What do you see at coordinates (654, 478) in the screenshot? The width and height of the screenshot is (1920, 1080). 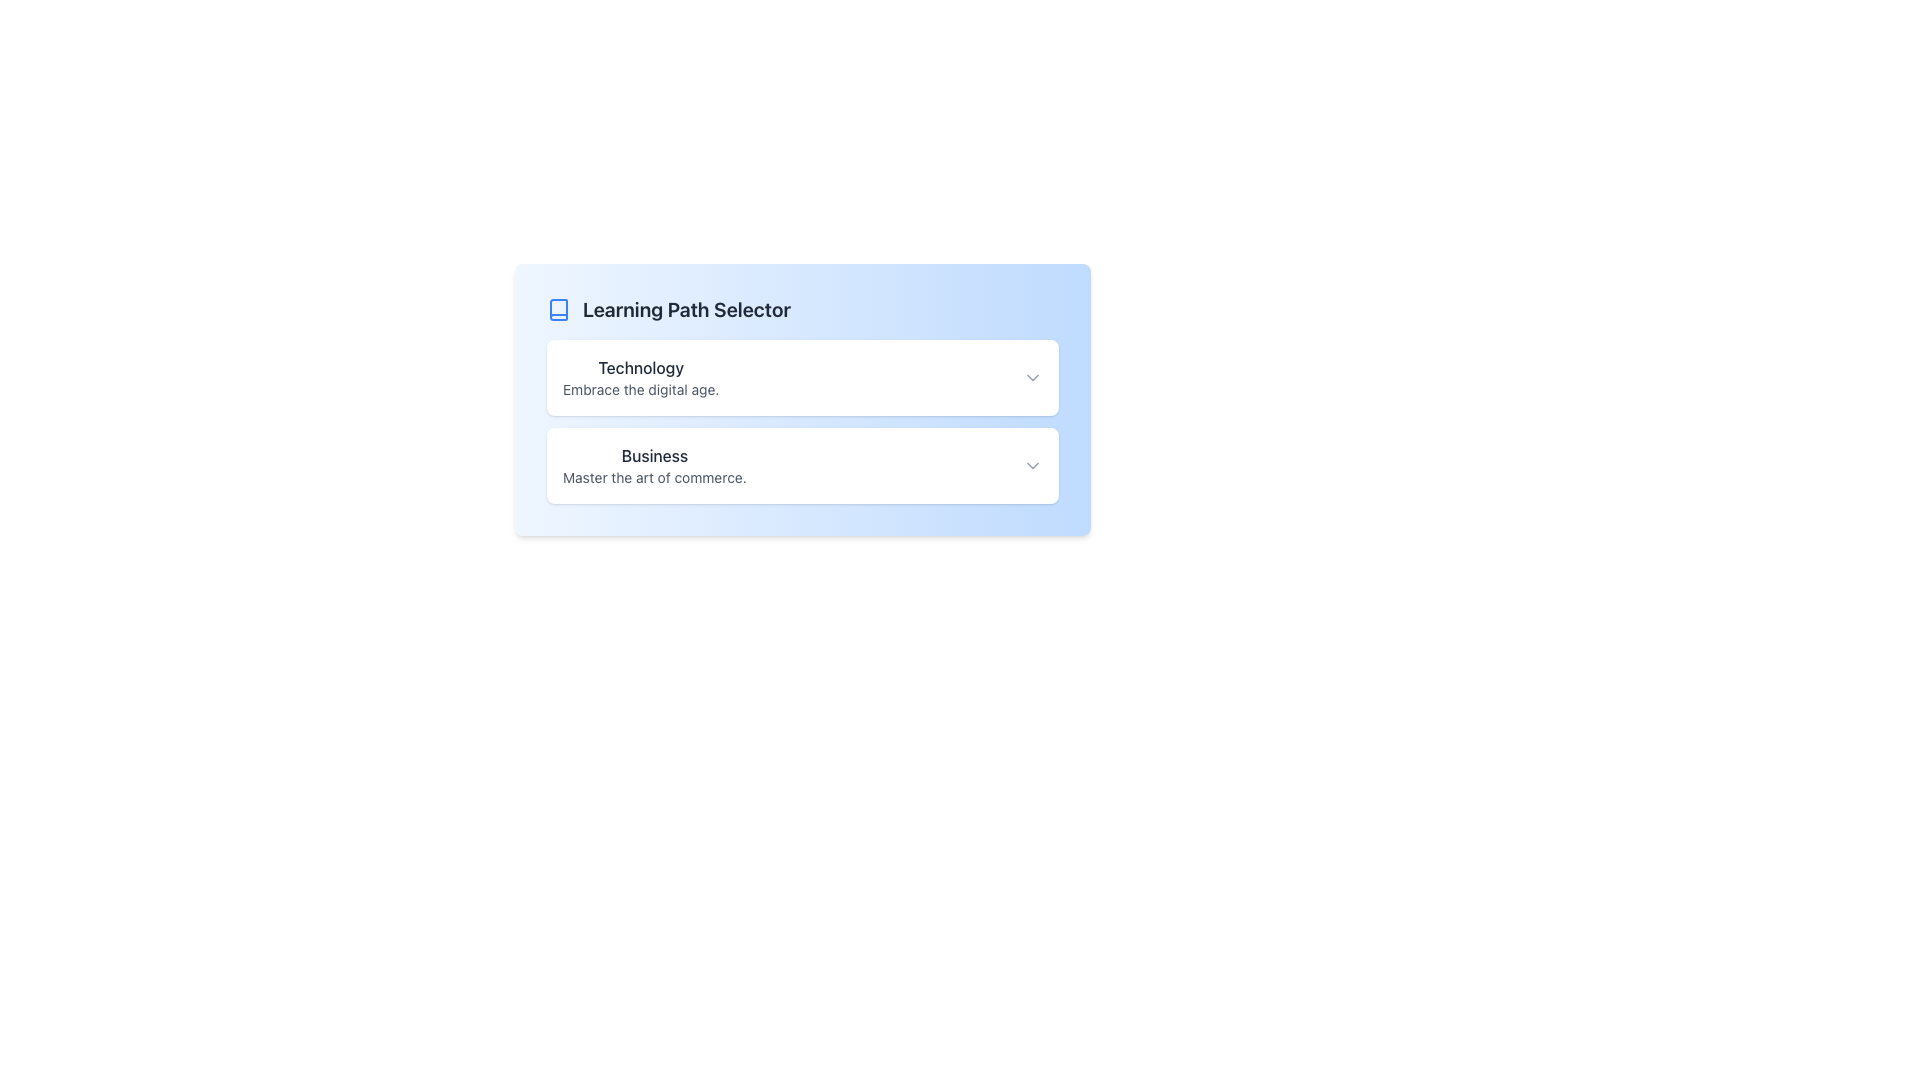 I see `the descriptive text located beneath the 'Business' title in the second row of the main layout` at bounding box center [654, 478].